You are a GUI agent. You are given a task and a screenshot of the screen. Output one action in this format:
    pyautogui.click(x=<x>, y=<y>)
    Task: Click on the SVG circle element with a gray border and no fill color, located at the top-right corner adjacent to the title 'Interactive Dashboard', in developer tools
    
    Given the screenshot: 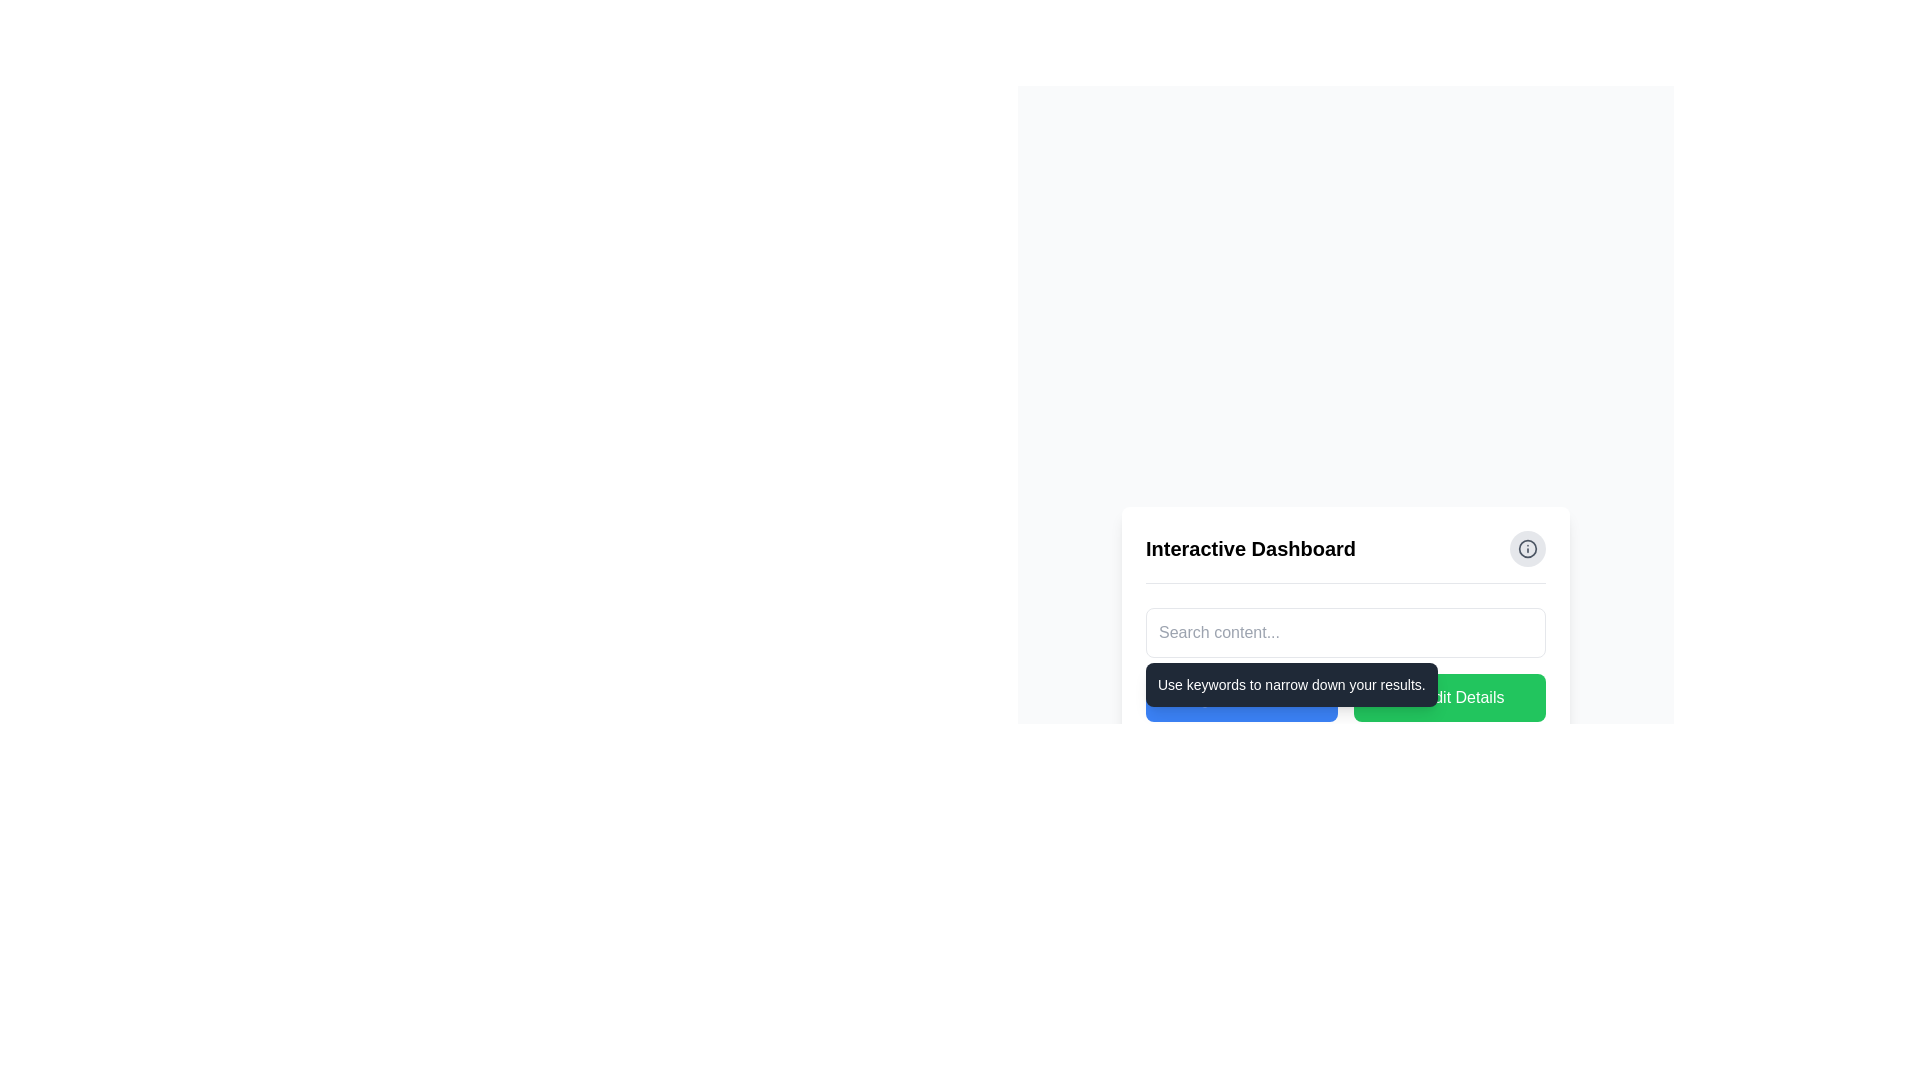 What is the action you would take?
    pyautogui.click(x=1526, y=547)
    